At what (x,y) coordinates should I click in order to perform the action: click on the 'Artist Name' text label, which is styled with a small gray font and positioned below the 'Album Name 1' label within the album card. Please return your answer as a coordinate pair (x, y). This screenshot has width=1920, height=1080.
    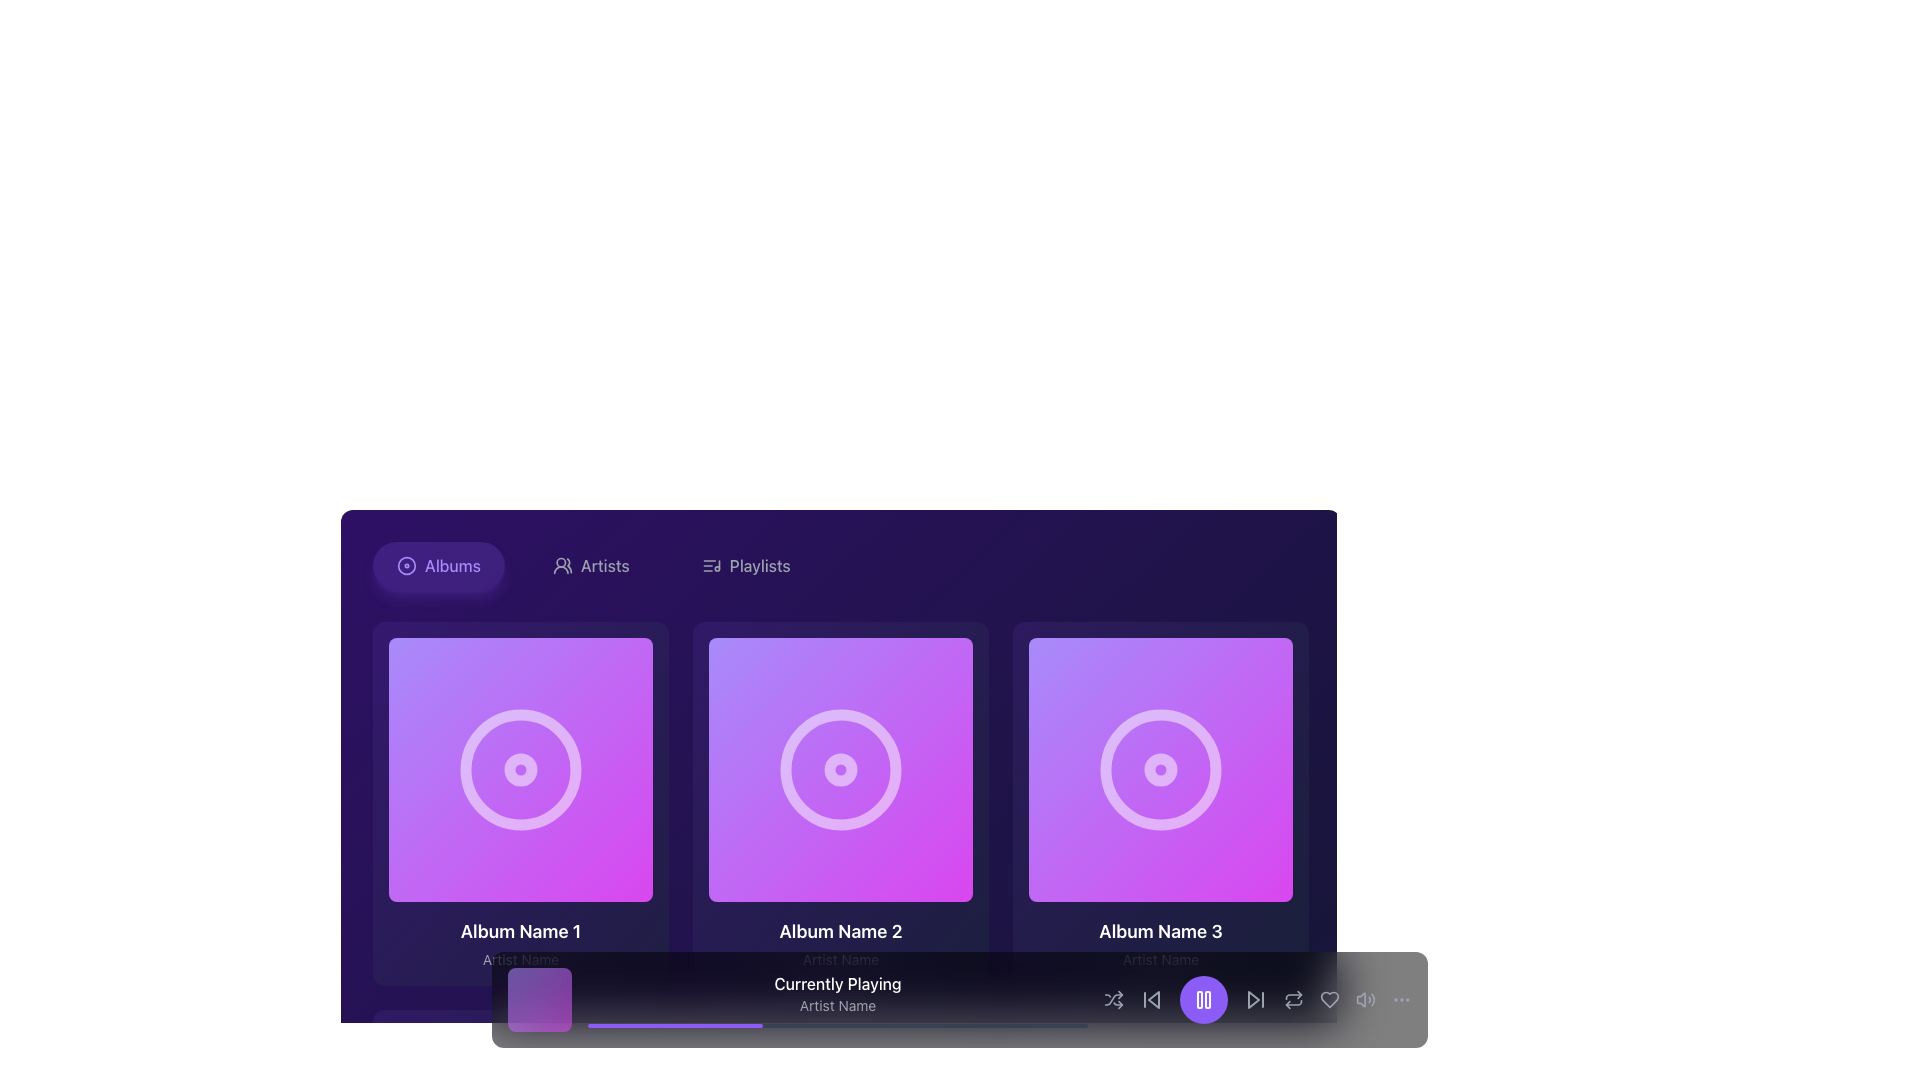
    Looking at the image, I should click on (521, 959).